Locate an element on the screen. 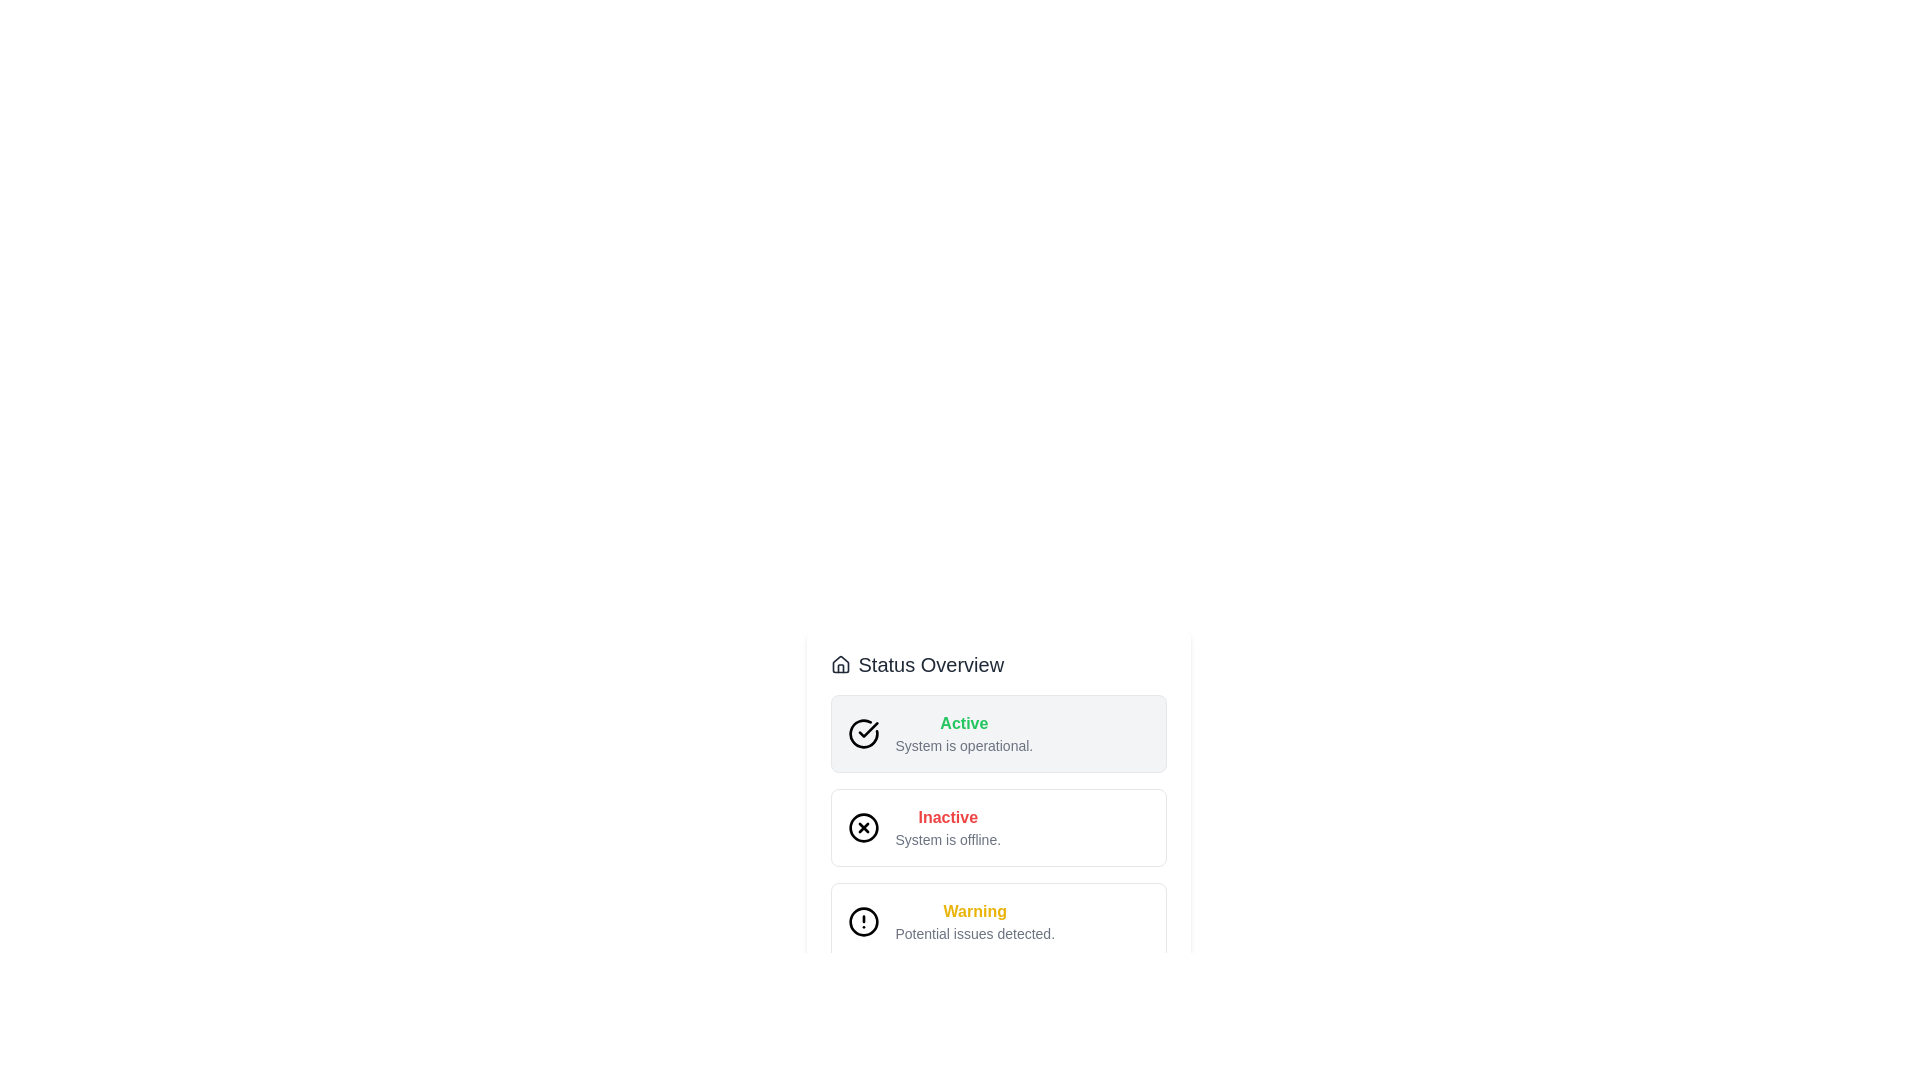 Image resolution: width=1920 pixels, height=1080 pixels. the first Status Card in the vertical list of status indicators is located at coordinates (998, 733).